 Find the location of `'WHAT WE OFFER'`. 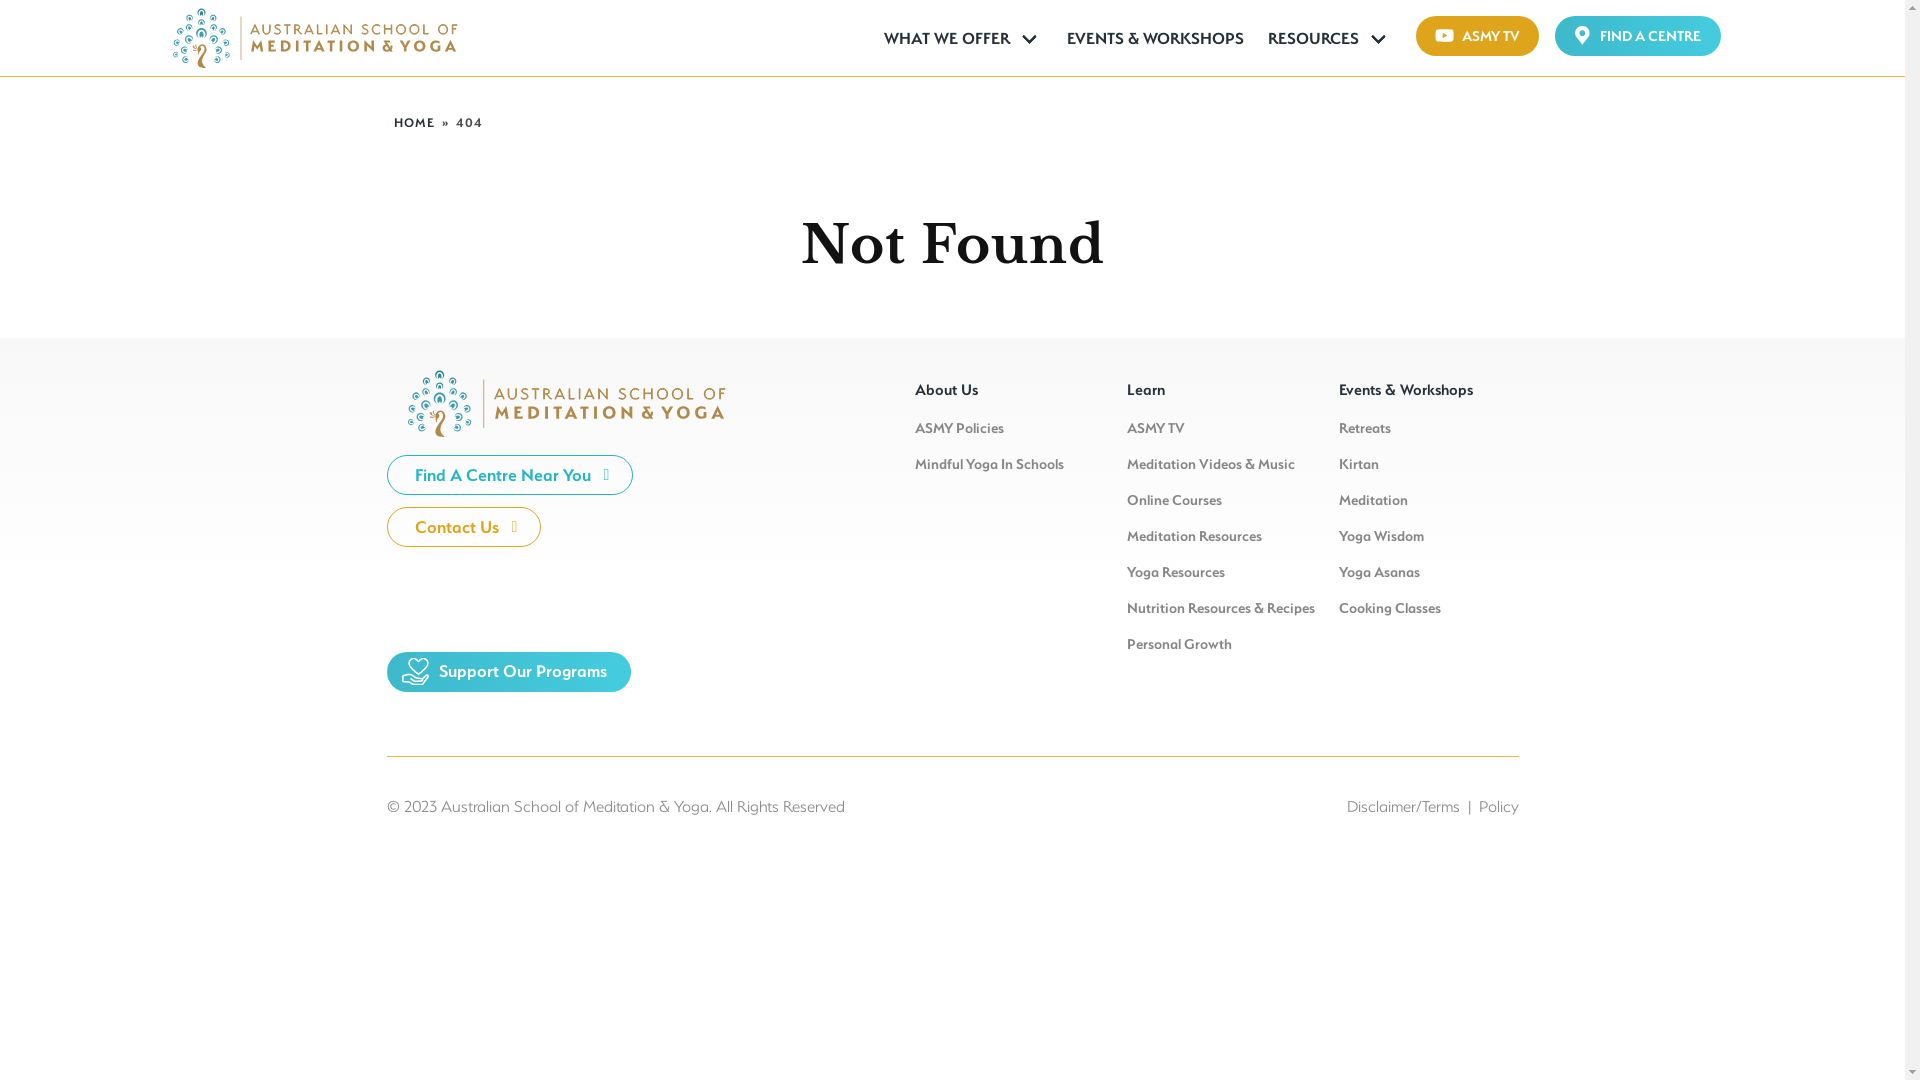

'WHAT WE OFFER' is located at coordinates (963, 38).